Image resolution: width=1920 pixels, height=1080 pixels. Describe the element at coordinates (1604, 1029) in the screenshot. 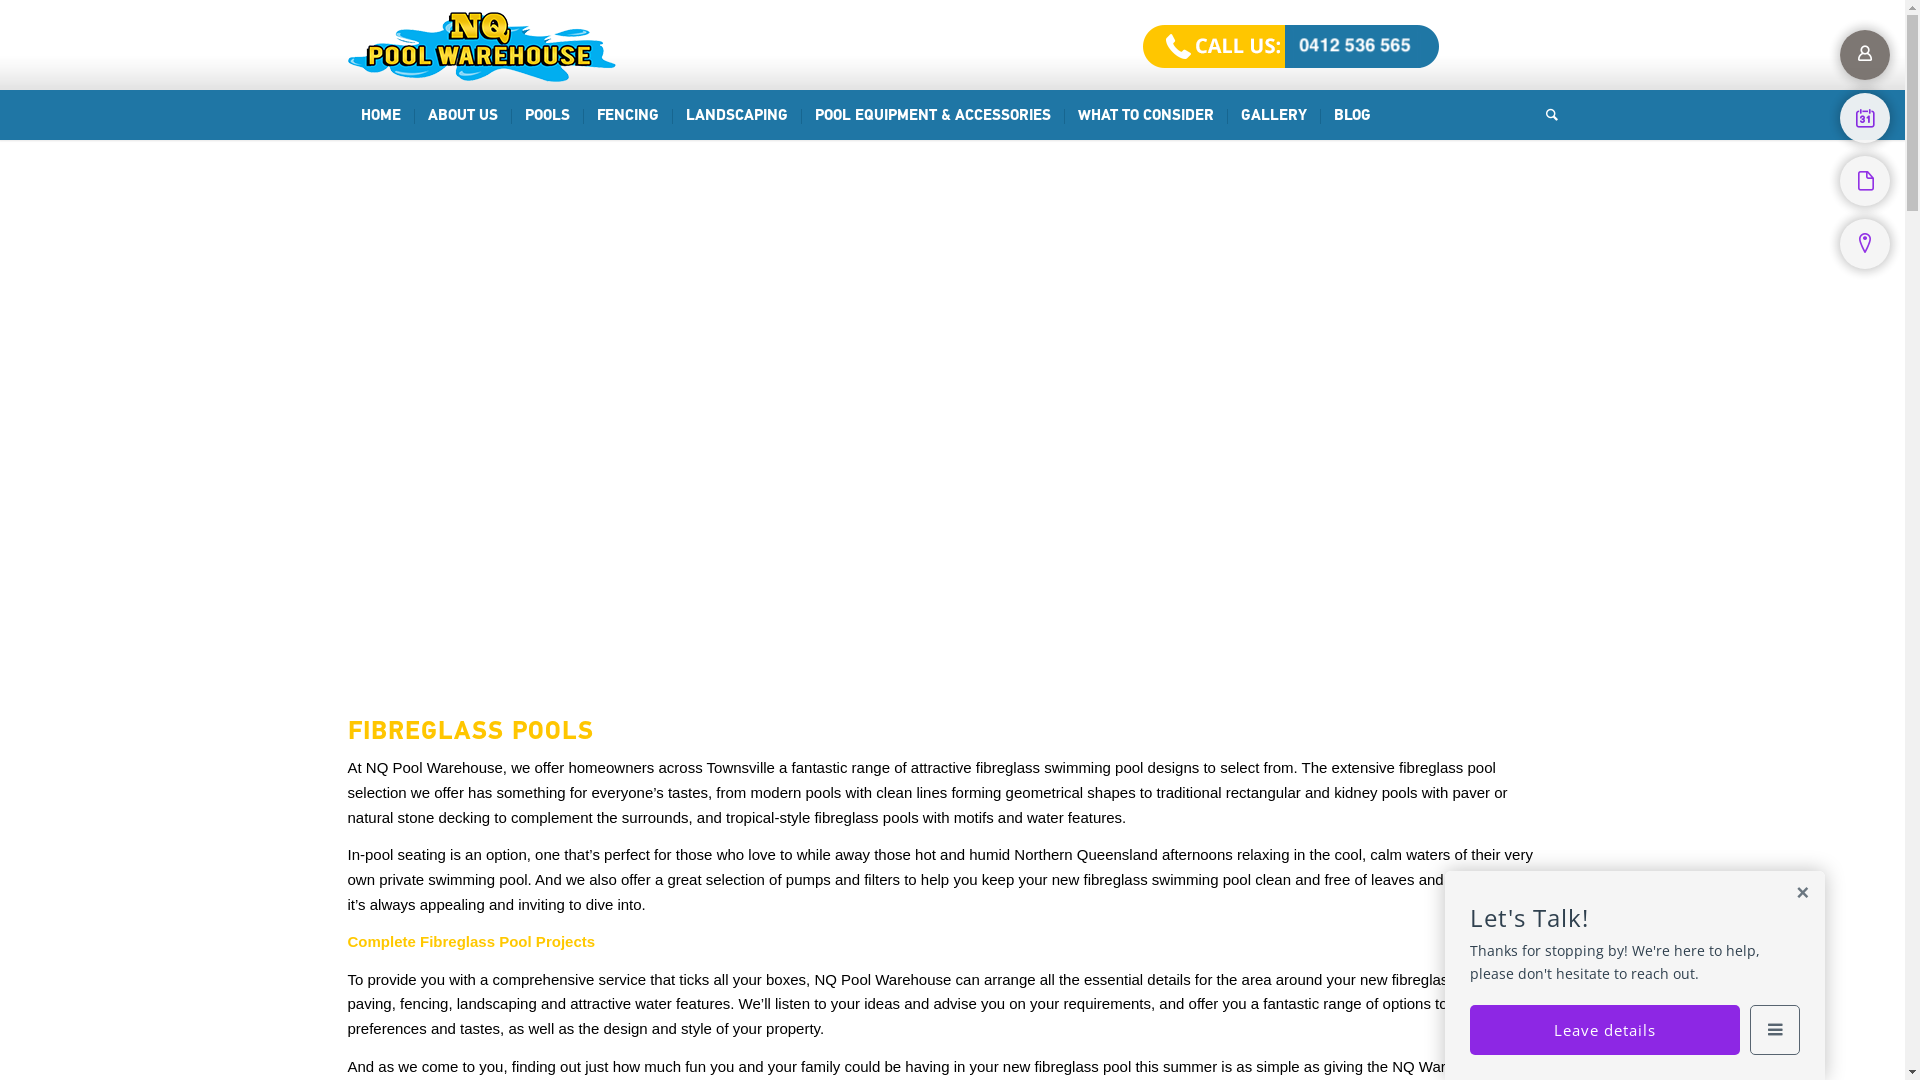

I see `'Leave details'` at that location.